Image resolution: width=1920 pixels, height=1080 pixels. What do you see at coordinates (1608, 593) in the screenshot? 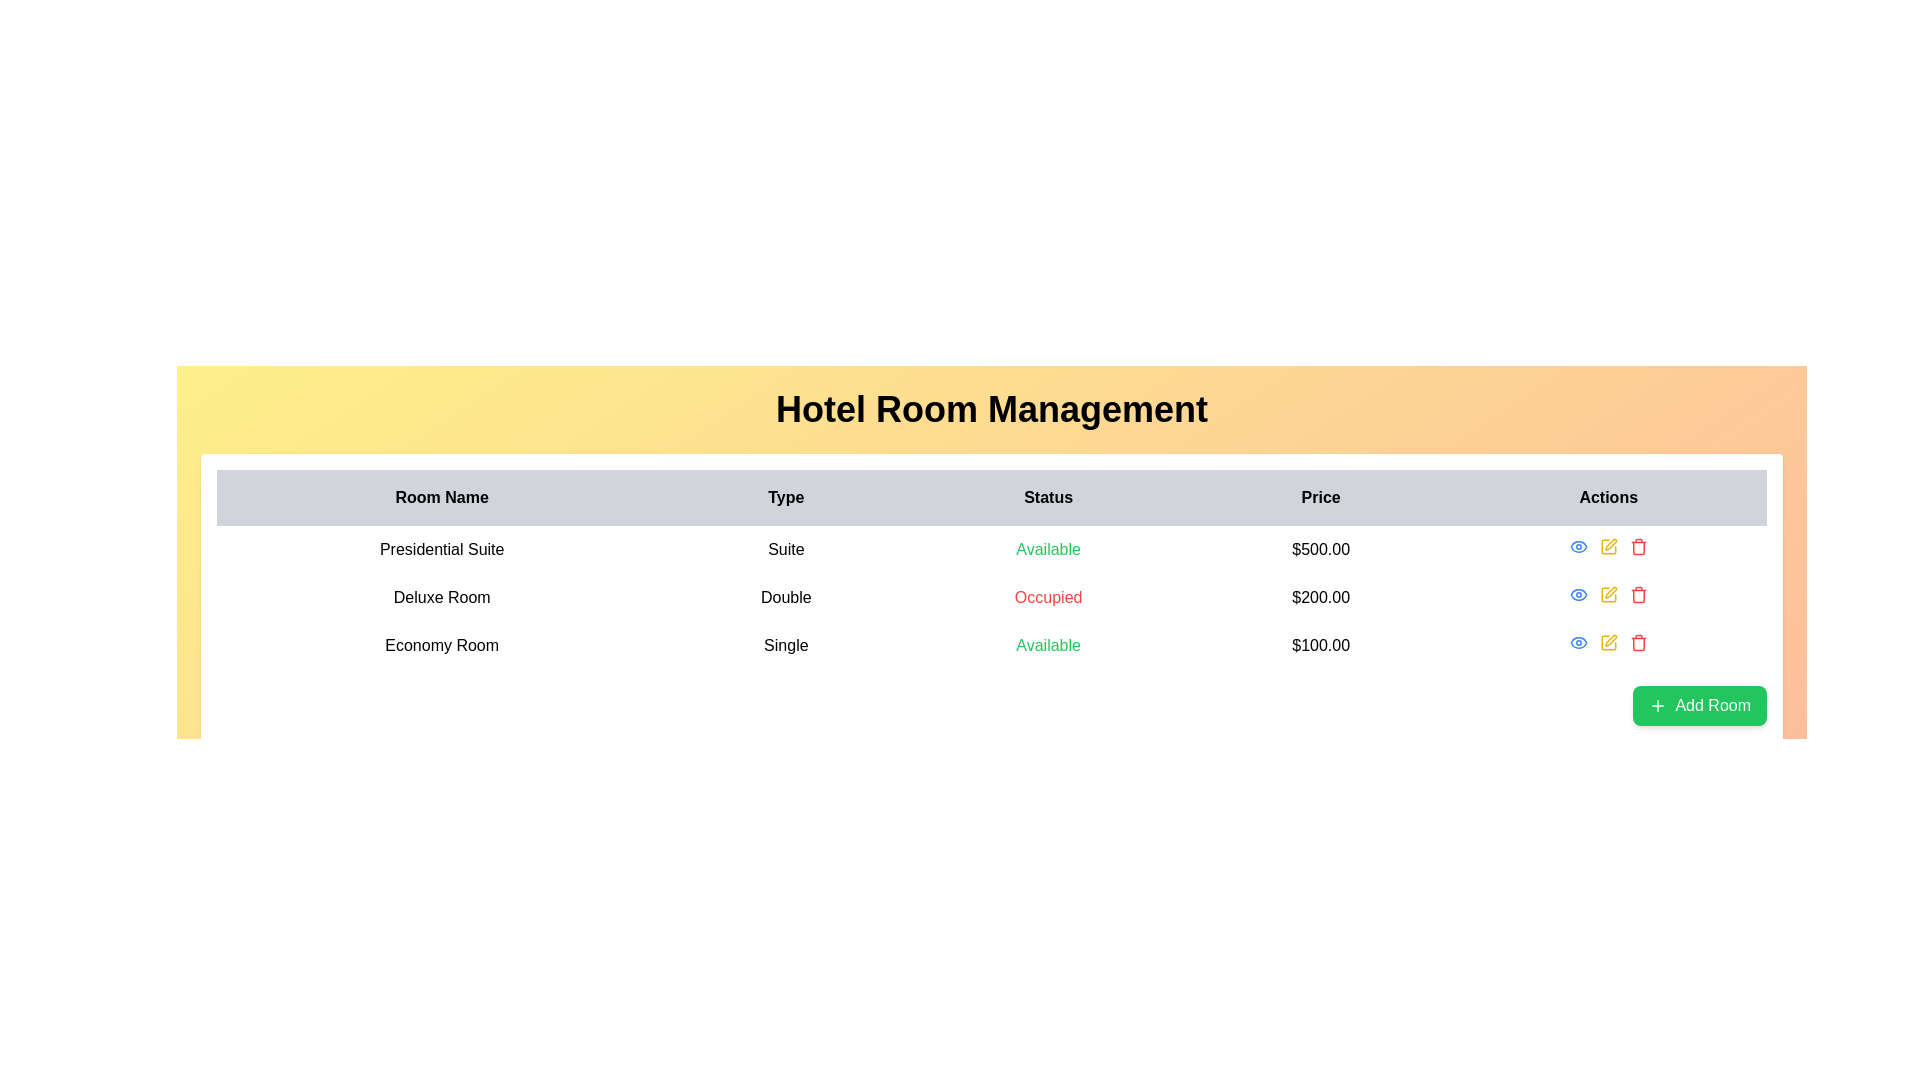
I see `the yellow pencil icon in the Inline action buttons group located in the 'Actions' column of the second row of the hotel room management table` at bounding box center [1608, 593].